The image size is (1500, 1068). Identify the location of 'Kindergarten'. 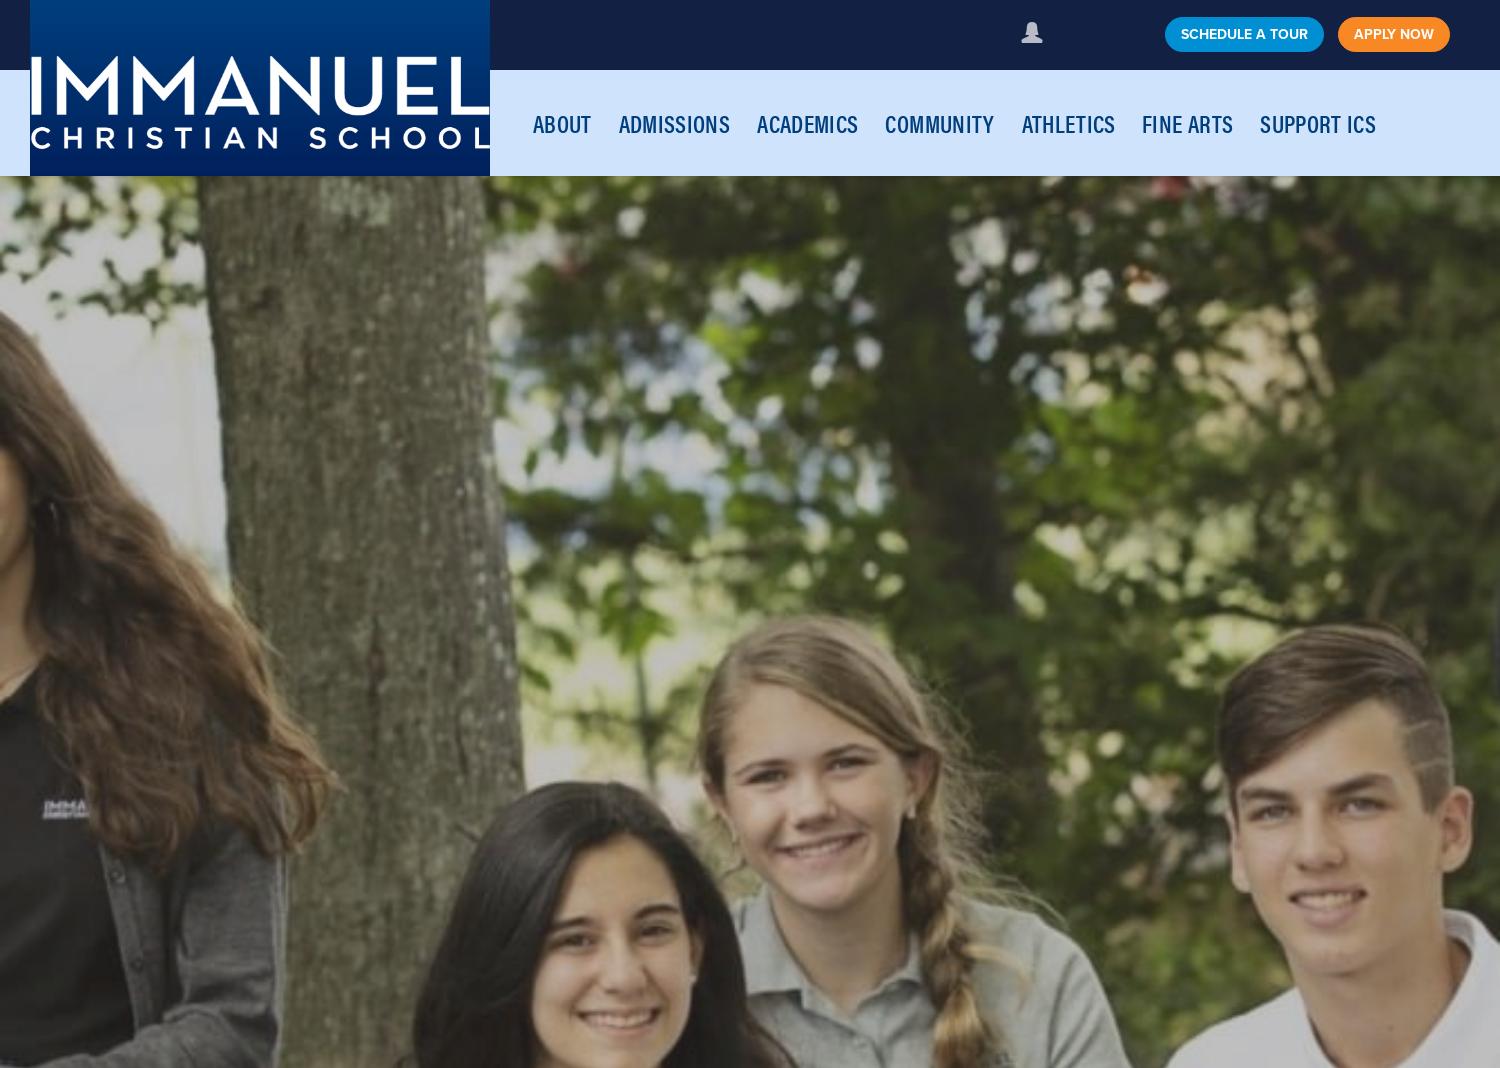
(969, 252).